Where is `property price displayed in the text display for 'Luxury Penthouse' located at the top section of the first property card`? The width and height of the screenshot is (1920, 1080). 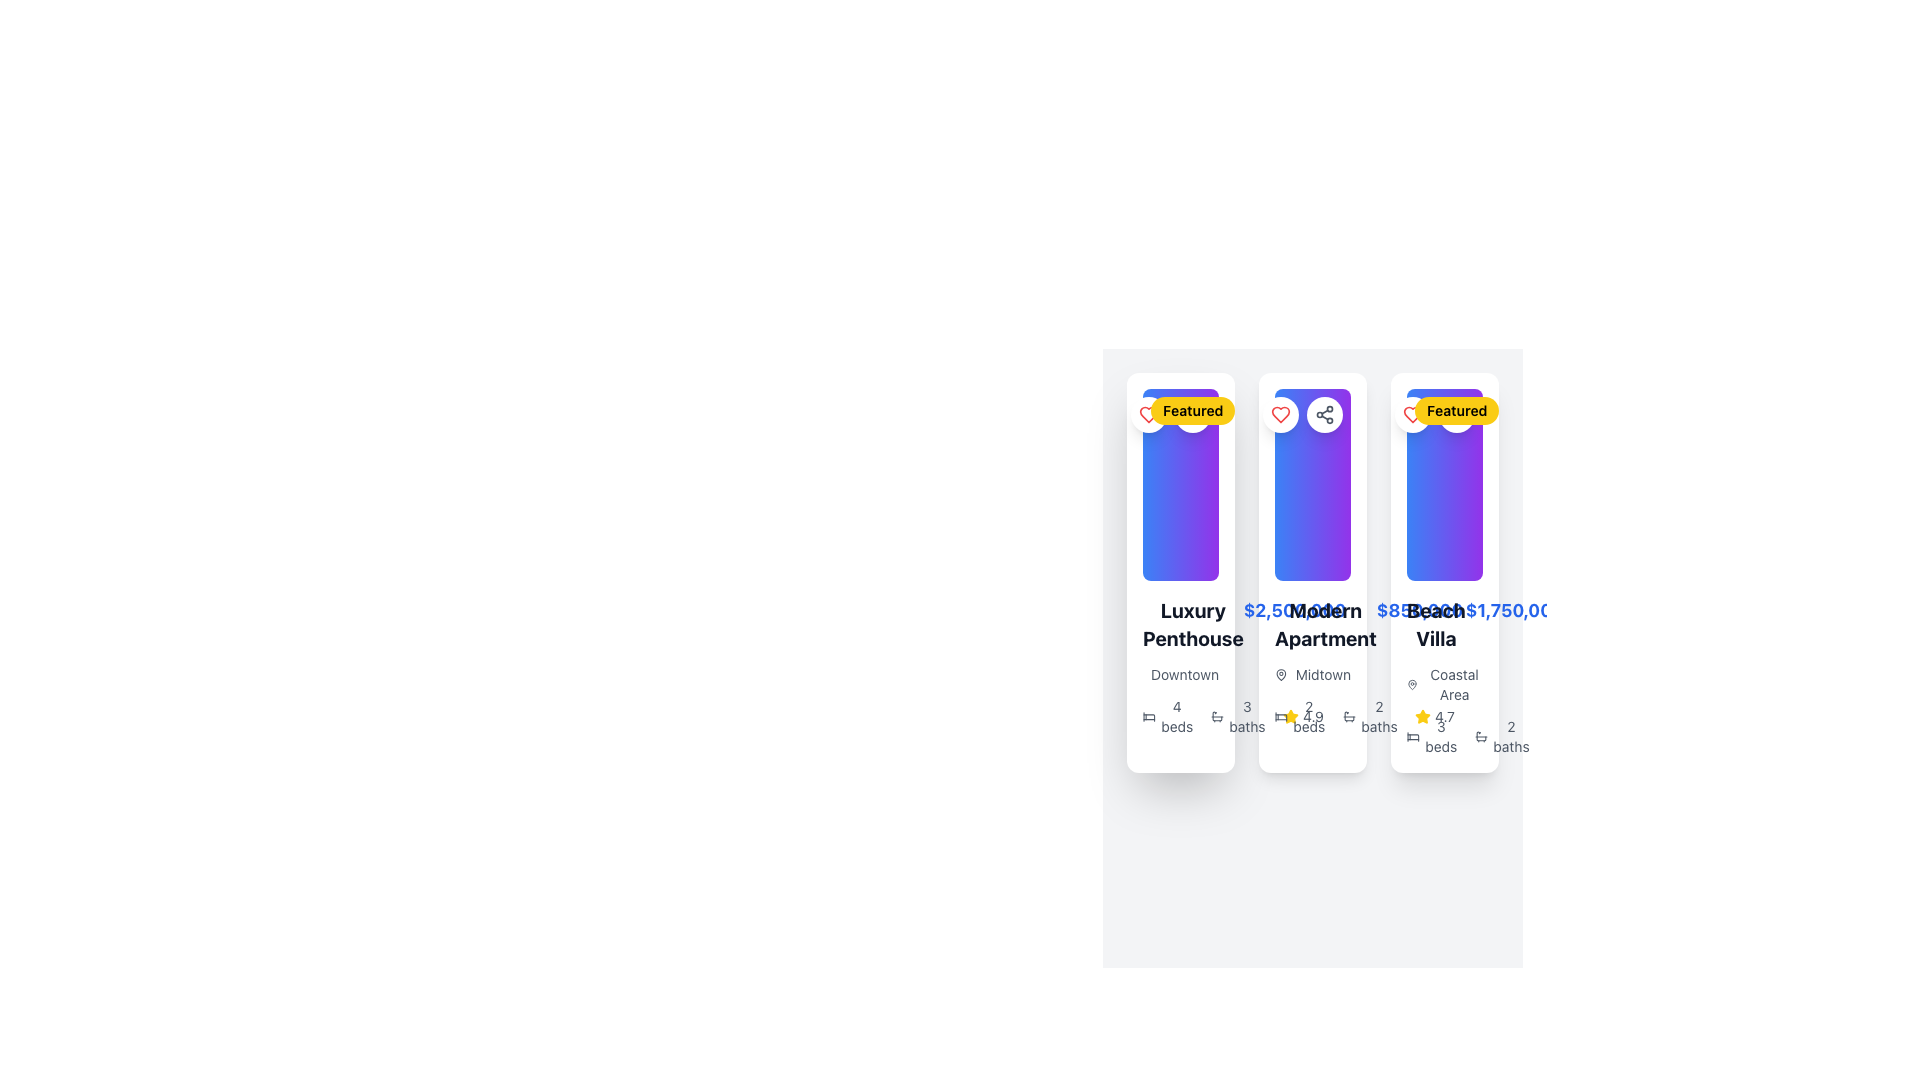 property price displayed in the text display for 'Luxury Penthouse' located at the top section of the first property card is located at coordinates (1180, 623).